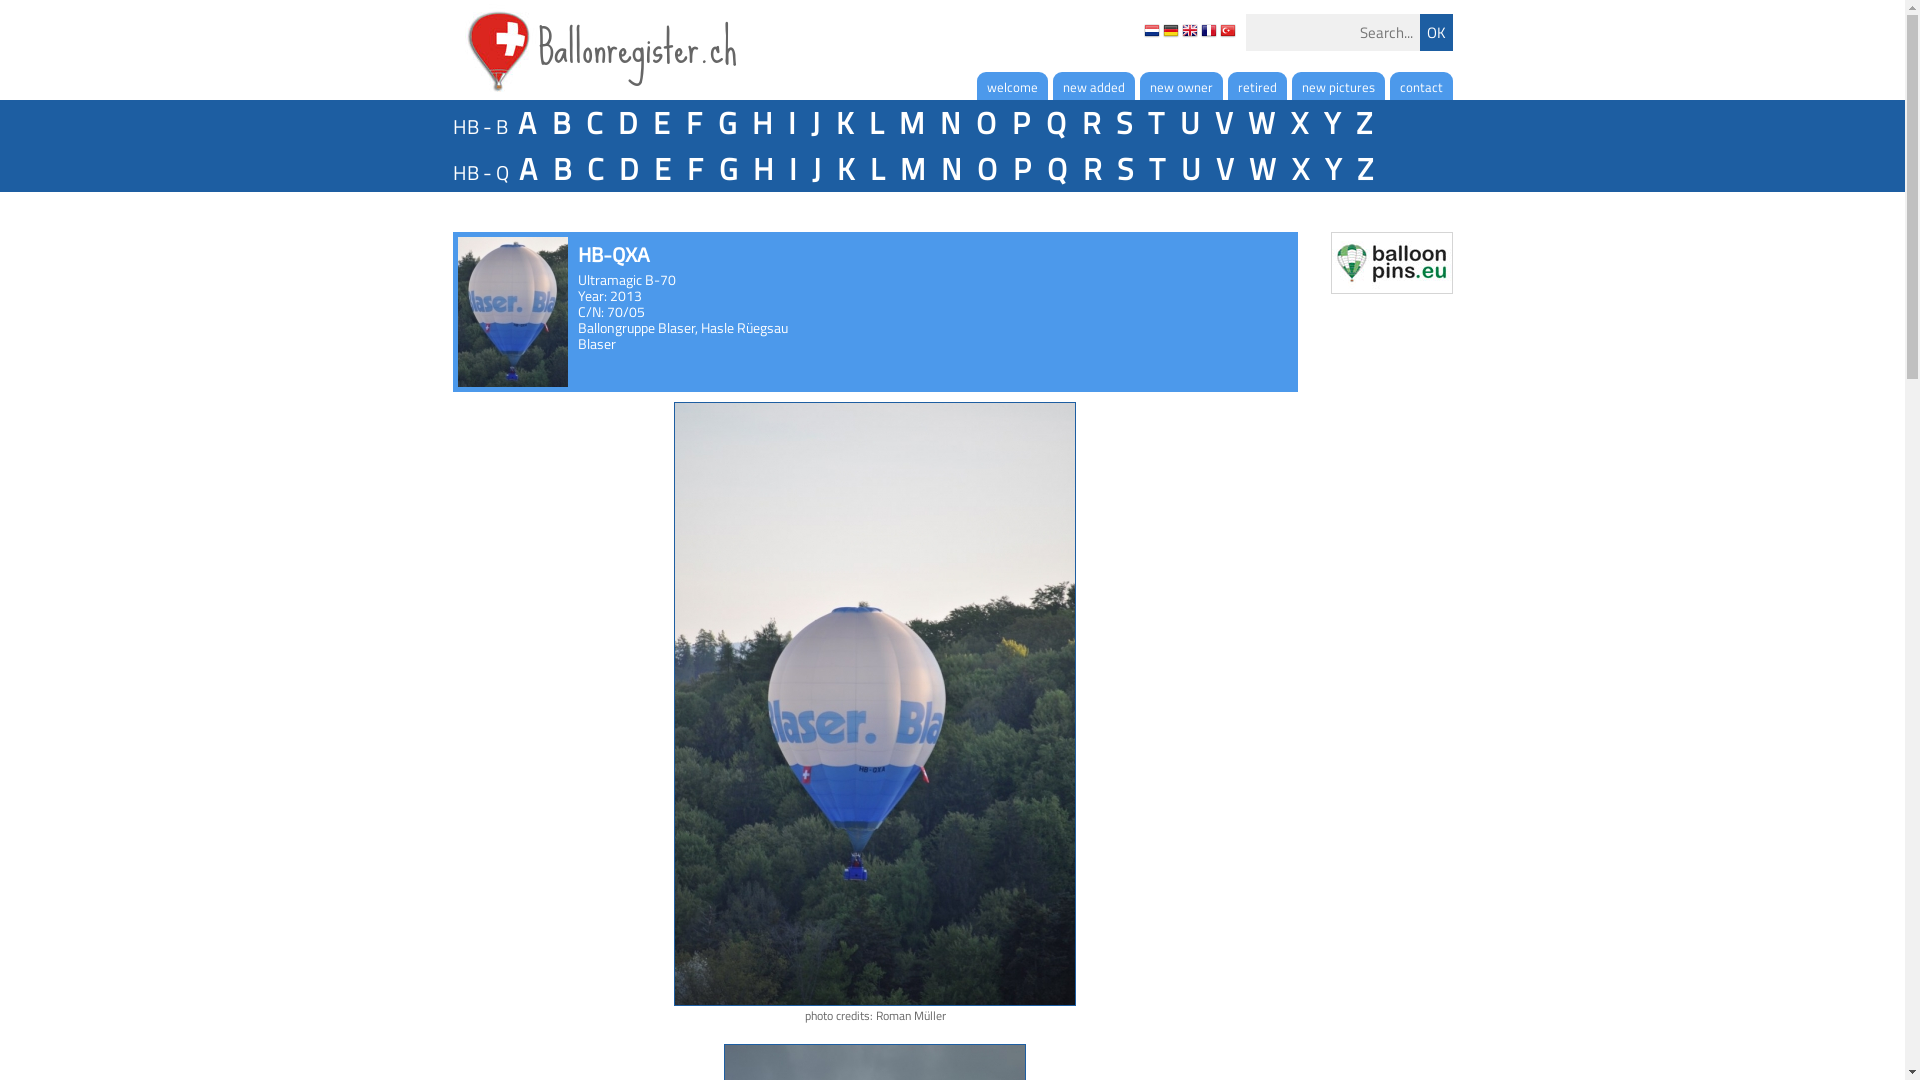 The width and height of the screenshot is (1920, 1080). Describe the element at coordinates (1221, 123) in the screenshot. I see `'V'` at that location.